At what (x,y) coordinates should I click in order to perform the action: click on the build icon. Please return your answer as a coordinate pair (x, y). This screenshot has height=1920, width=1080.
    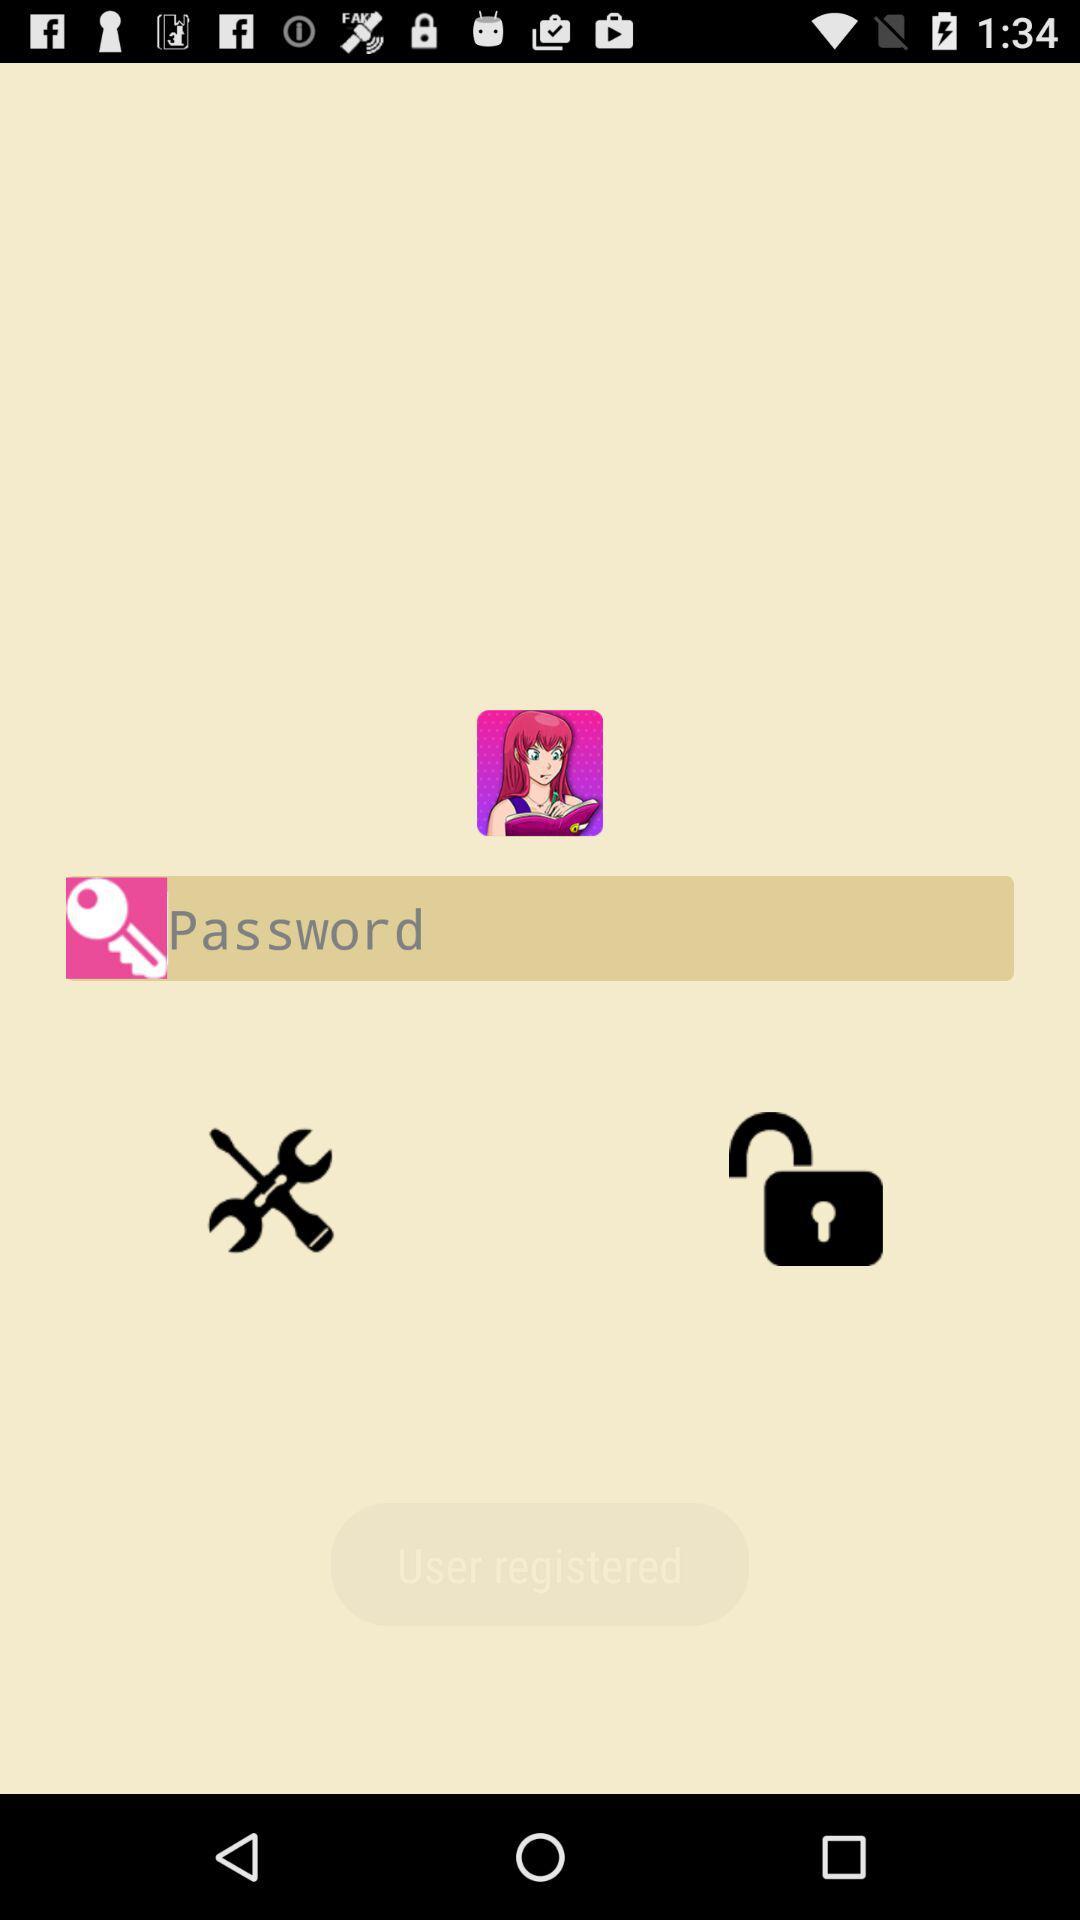
    Looking at the image, I should click on (274, 1271).